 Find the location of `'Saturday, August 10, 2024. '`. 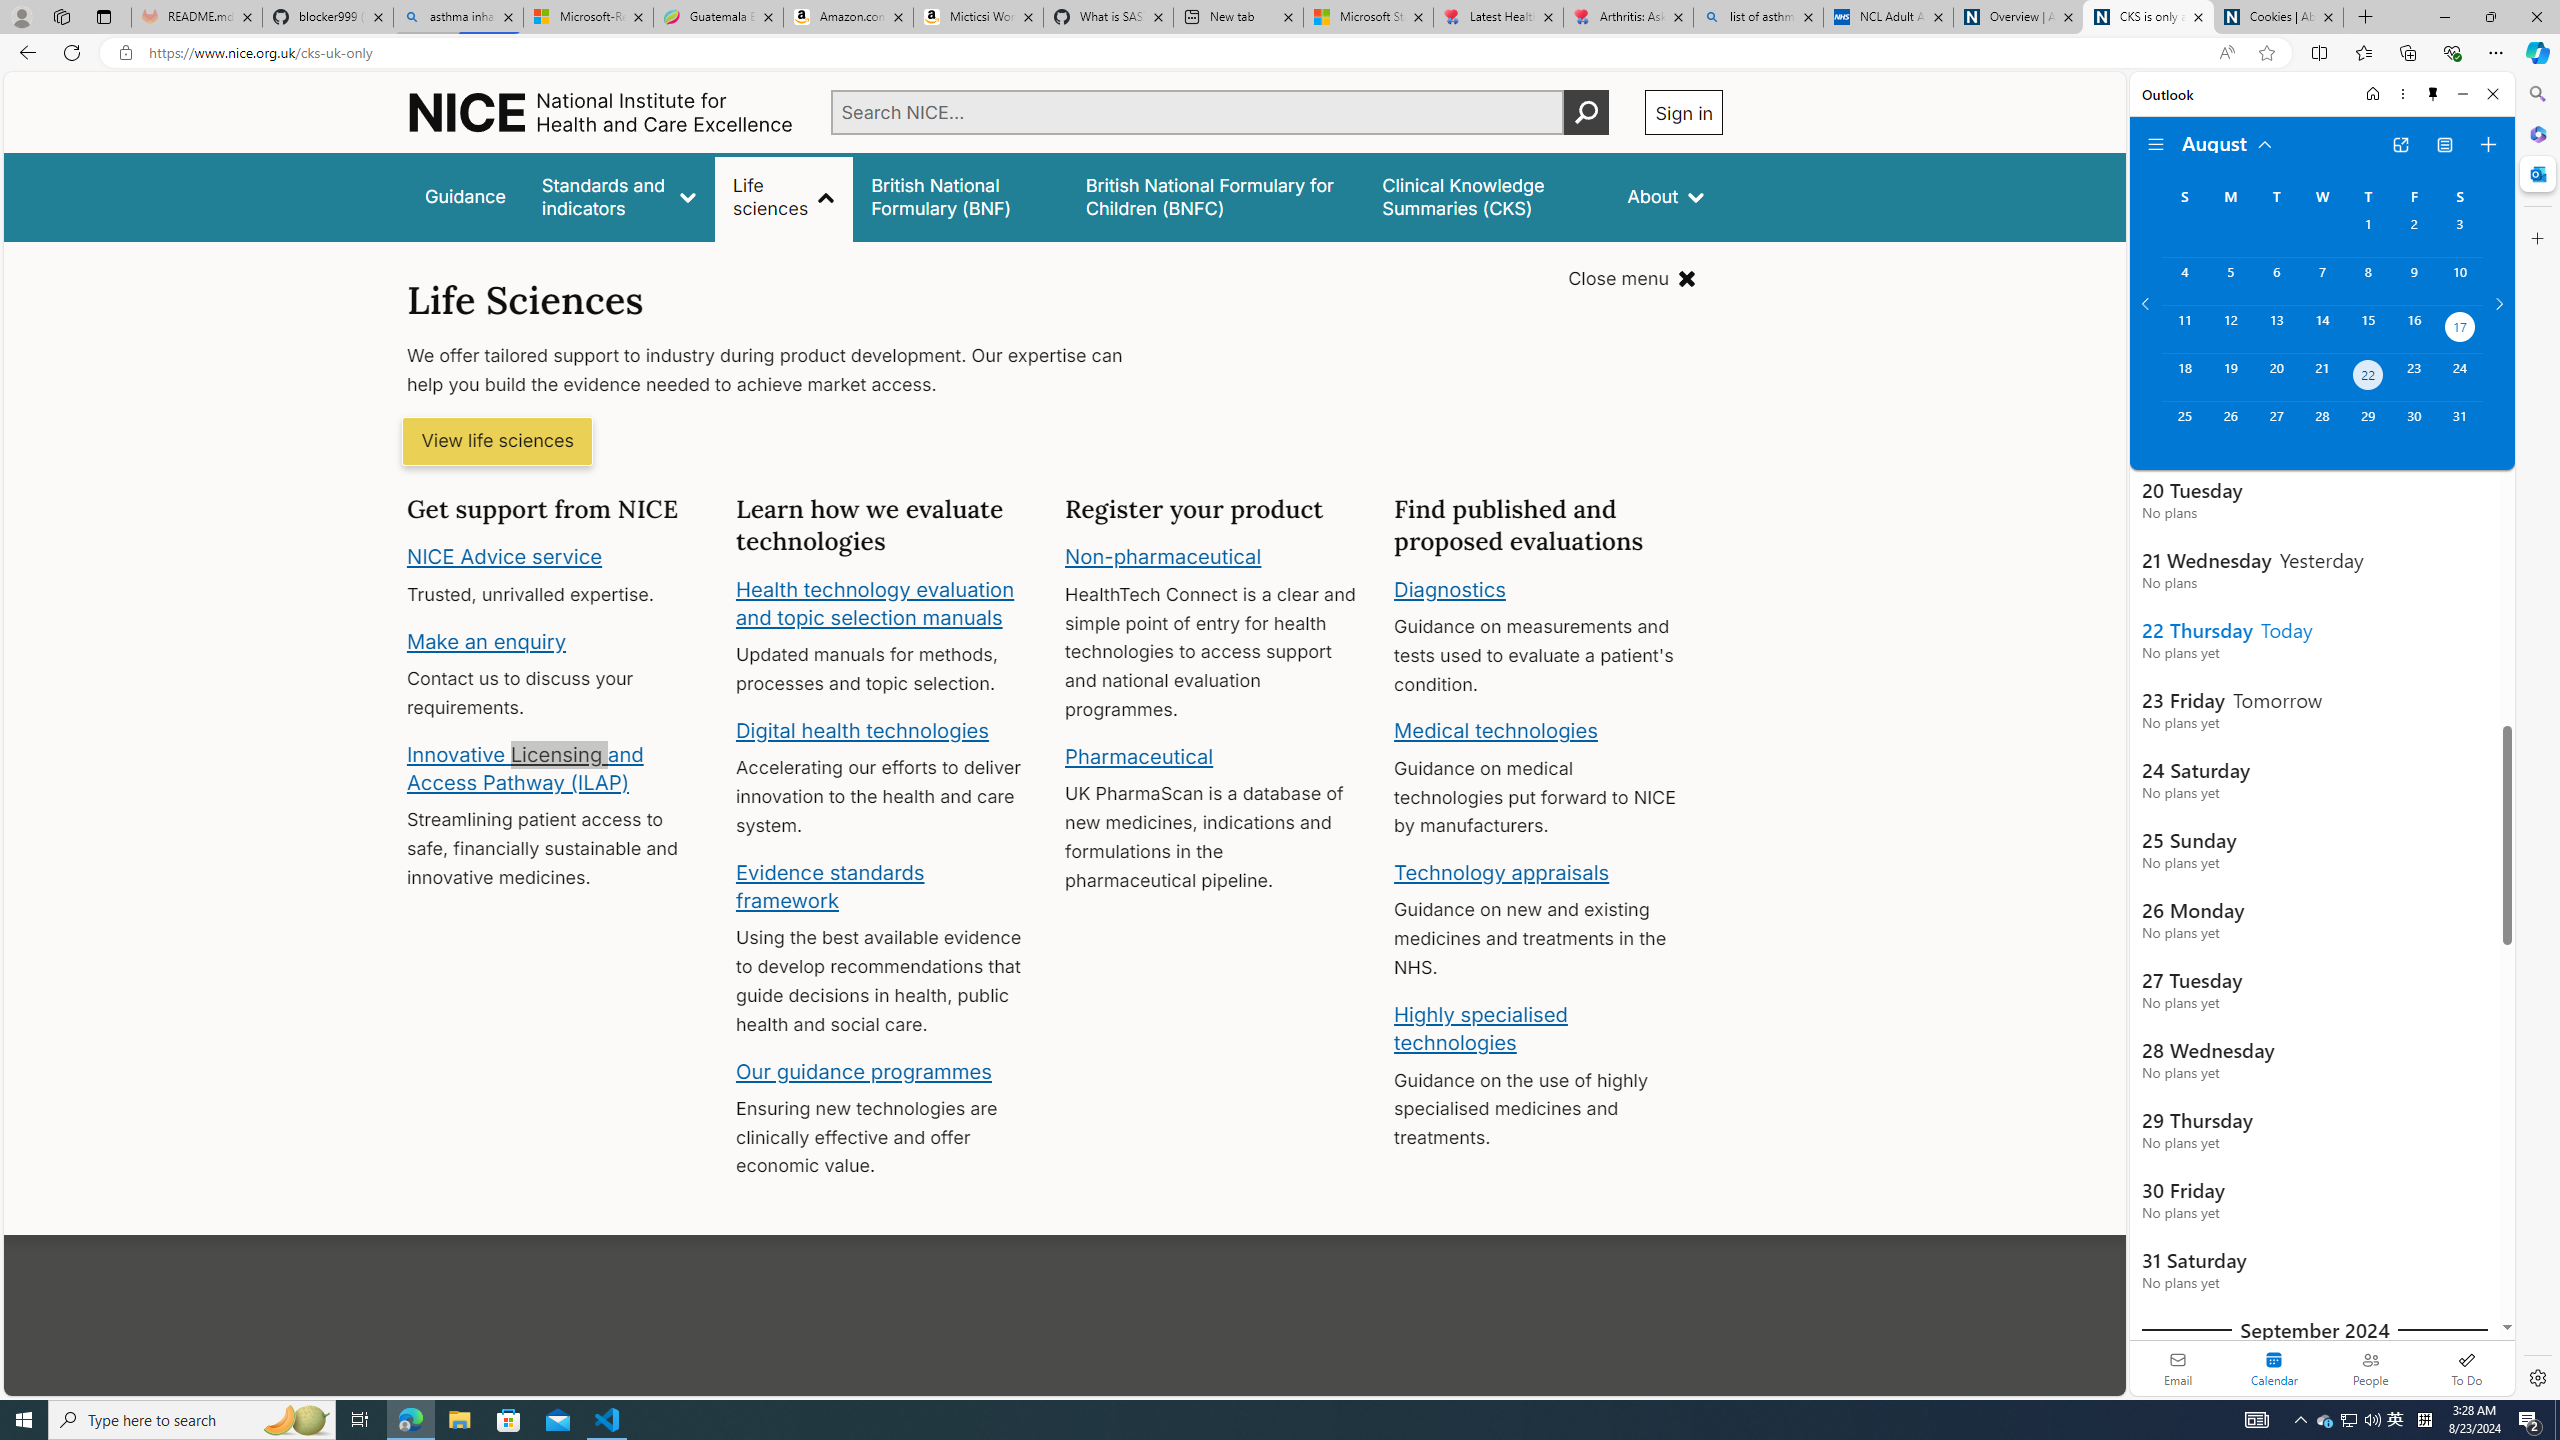

'Saturday, August 10, 2024. ' is located at coordinates (2459, 280).